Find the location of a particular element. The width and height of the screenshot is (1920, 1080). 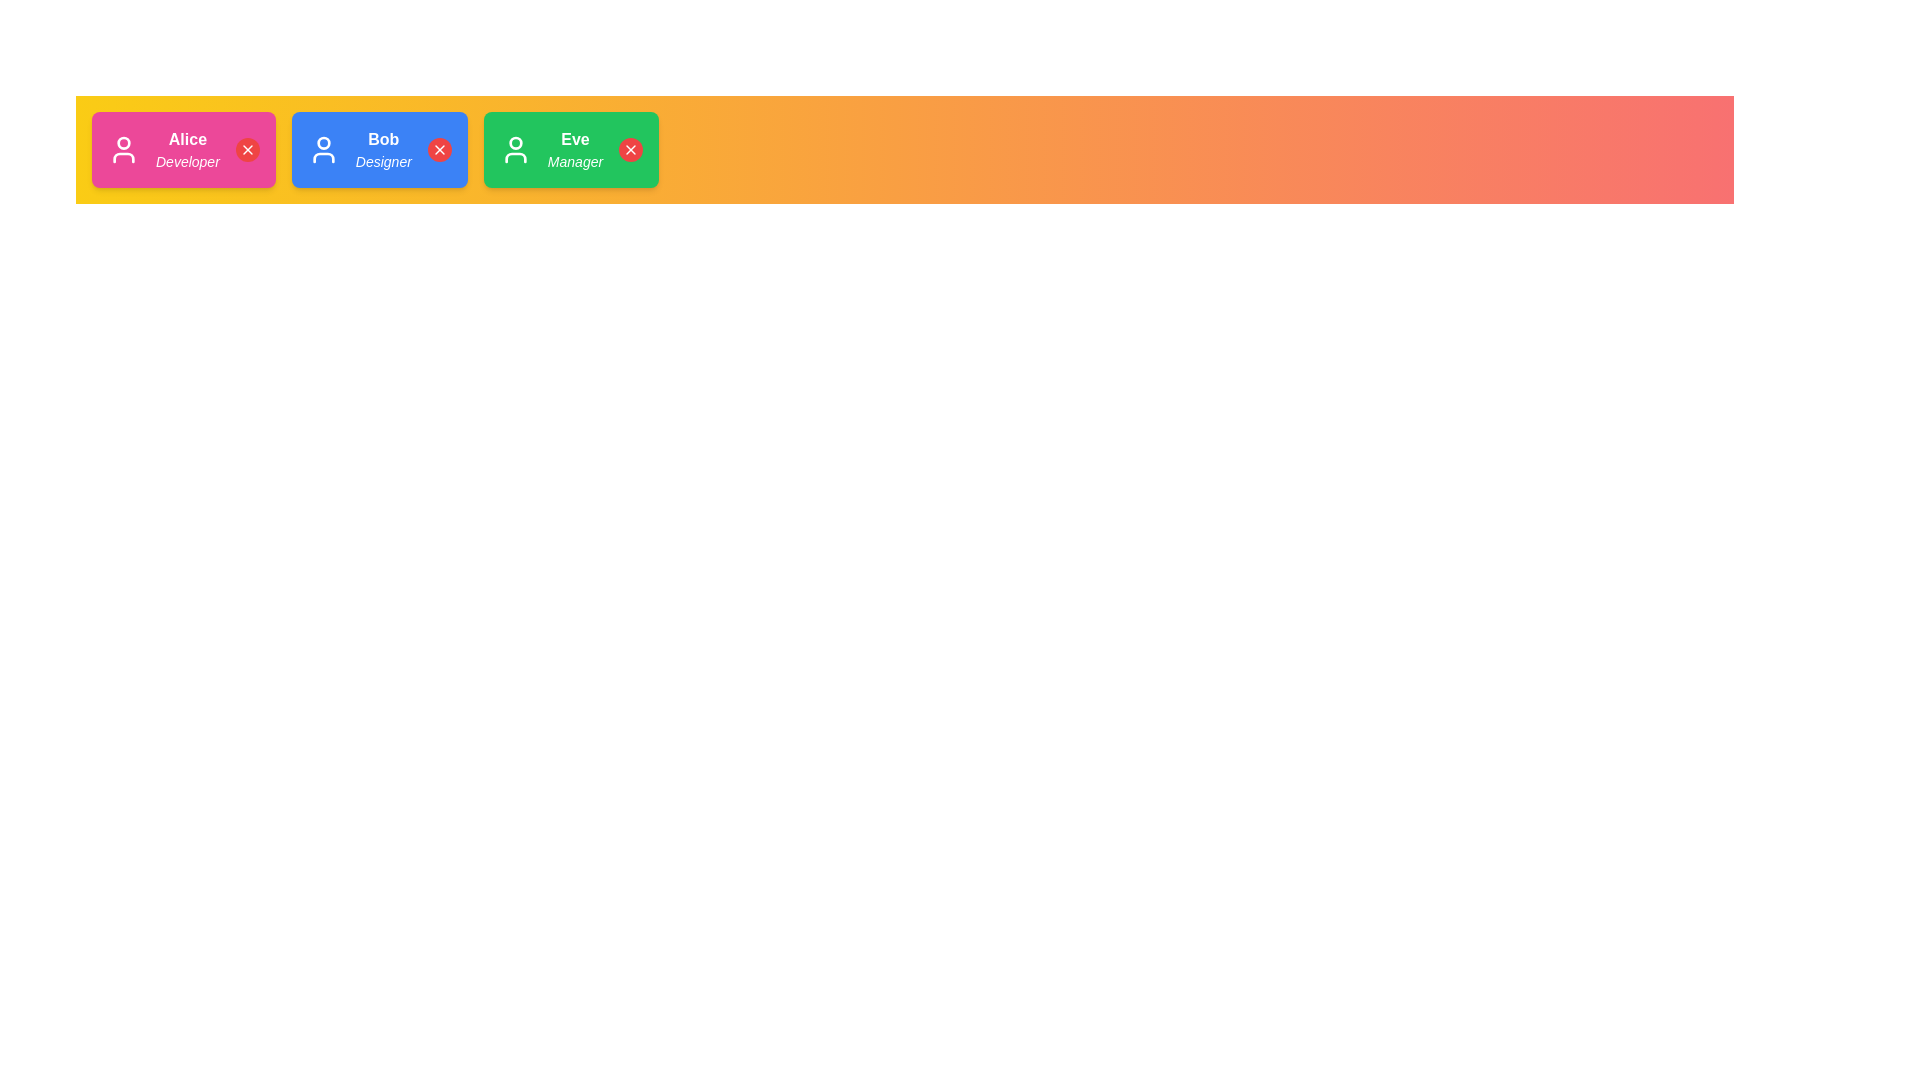

the close button of the avatar chip corresponding to Bob is located at coordinates (438, 149).